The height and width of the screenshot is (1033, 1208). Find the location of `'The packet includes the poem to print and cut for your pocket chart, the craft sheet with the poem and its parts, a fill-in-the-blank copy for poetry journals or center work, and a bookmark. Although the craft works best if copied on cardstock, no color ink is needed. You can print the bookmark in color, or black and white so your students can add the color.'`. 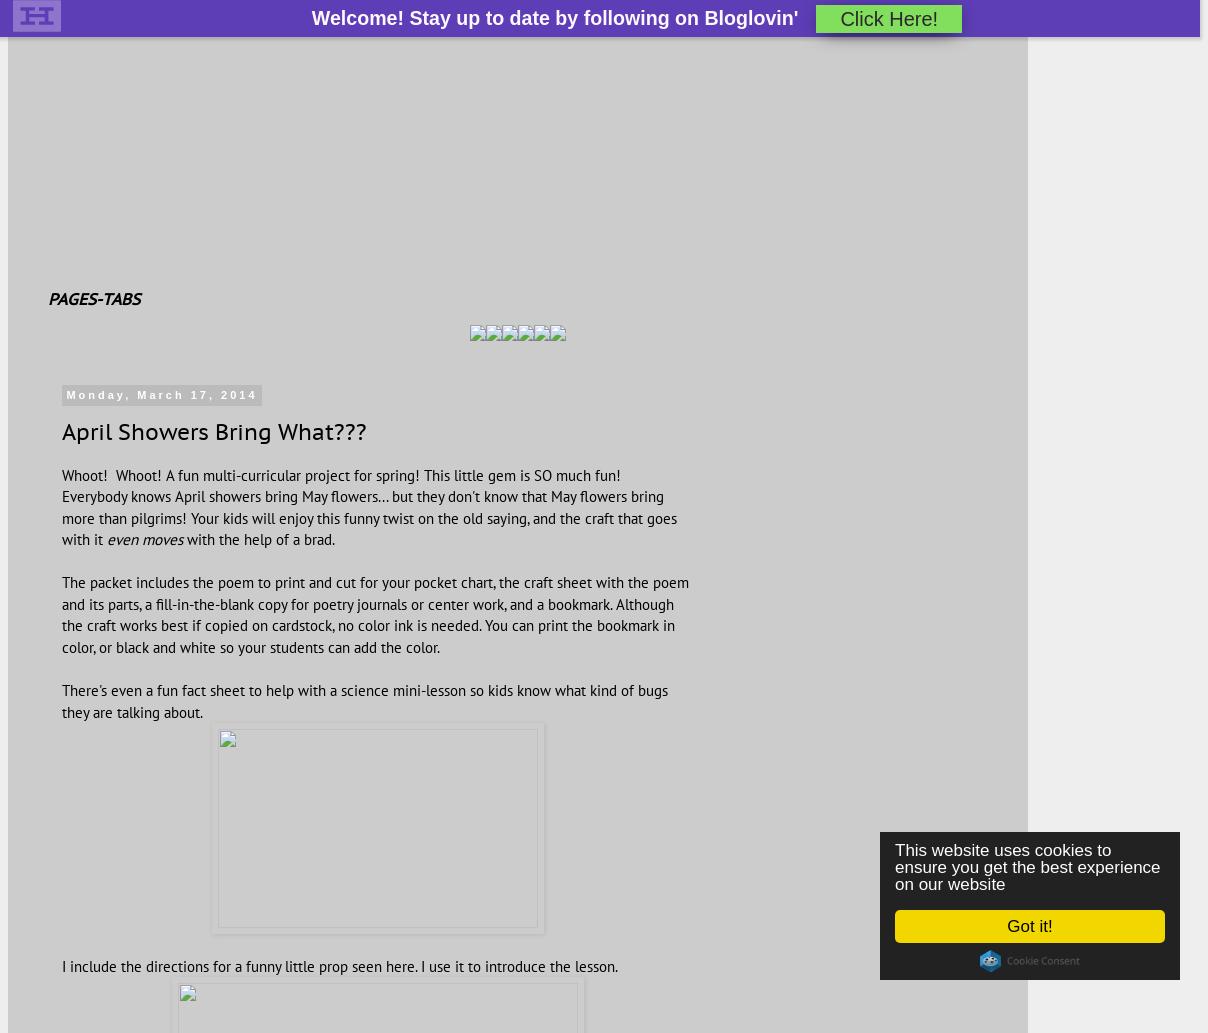

'The packet includes the poem to print and cut for your pocket chart, the craft sheet with the poem and its parts, a fill-in-the-blank copy for poetry journals or center work, and a bookmark. Although the craft works best if copied on cardstock, no color ink is needed. You can print the bookmark in color, or black and white so your students can add the color.' is located at coordinates (374, 613).